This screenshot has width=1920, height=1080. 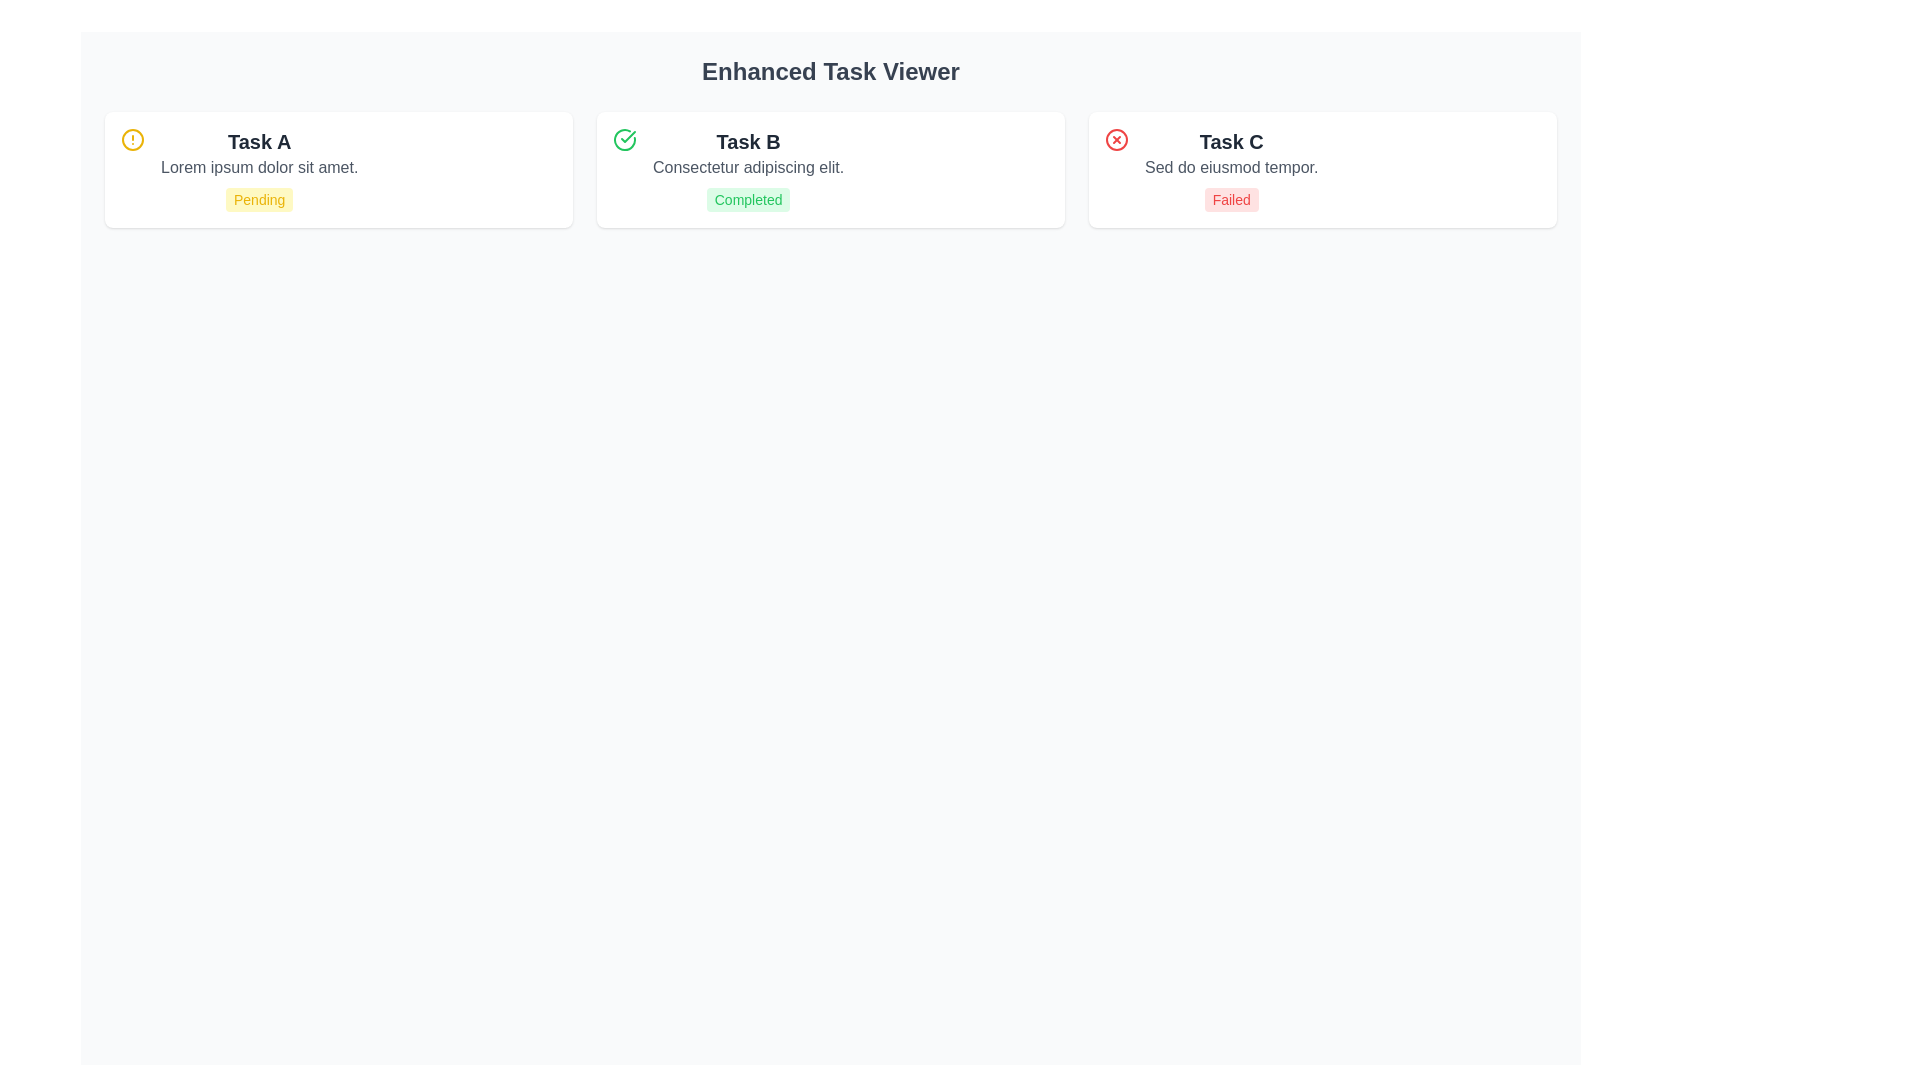 What do you see at coordinates (1230, 167) in the screenshot?
I see `text 'Sed do eiusmod tempor.' from the gray-colored text element located within the card representing 'Task C', positioned between the header 'Task C' and the 'Failed' label` at bounding box center [1230, 167].